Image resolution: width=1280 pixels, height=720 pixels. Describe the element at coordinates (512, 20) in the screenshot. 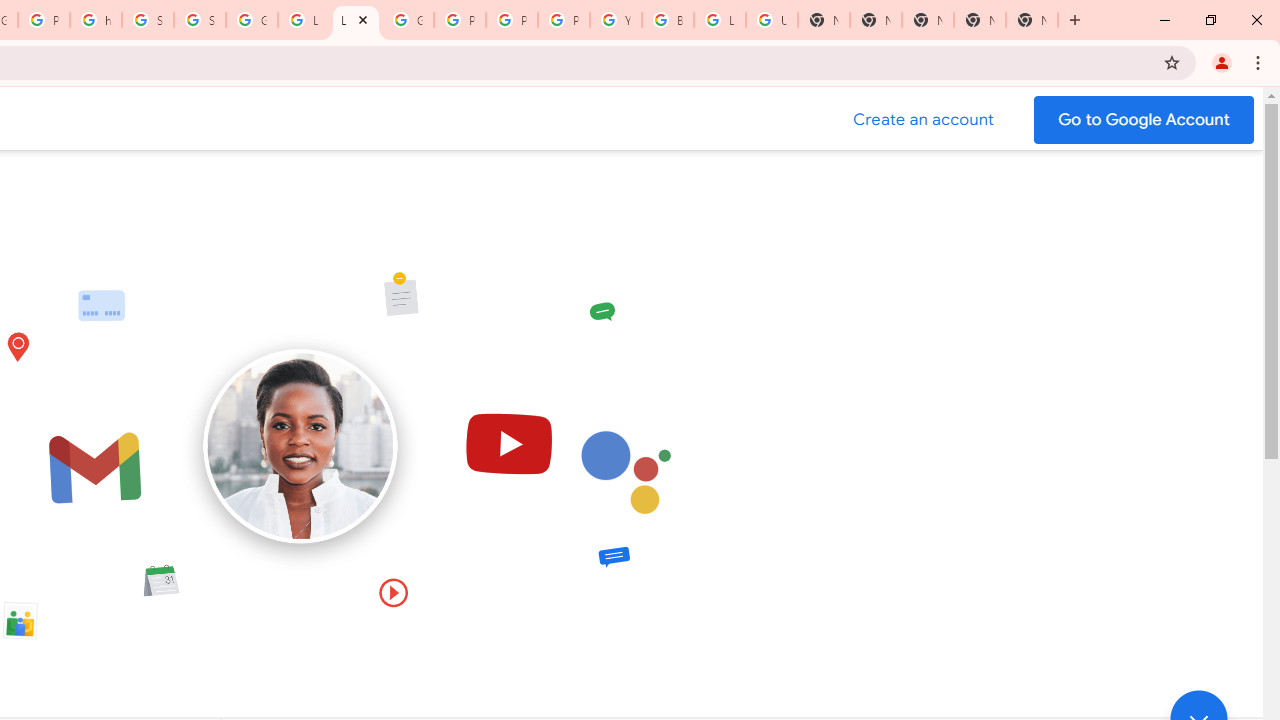

I see `'Privacy Help Center - Policies Help'` at that location.